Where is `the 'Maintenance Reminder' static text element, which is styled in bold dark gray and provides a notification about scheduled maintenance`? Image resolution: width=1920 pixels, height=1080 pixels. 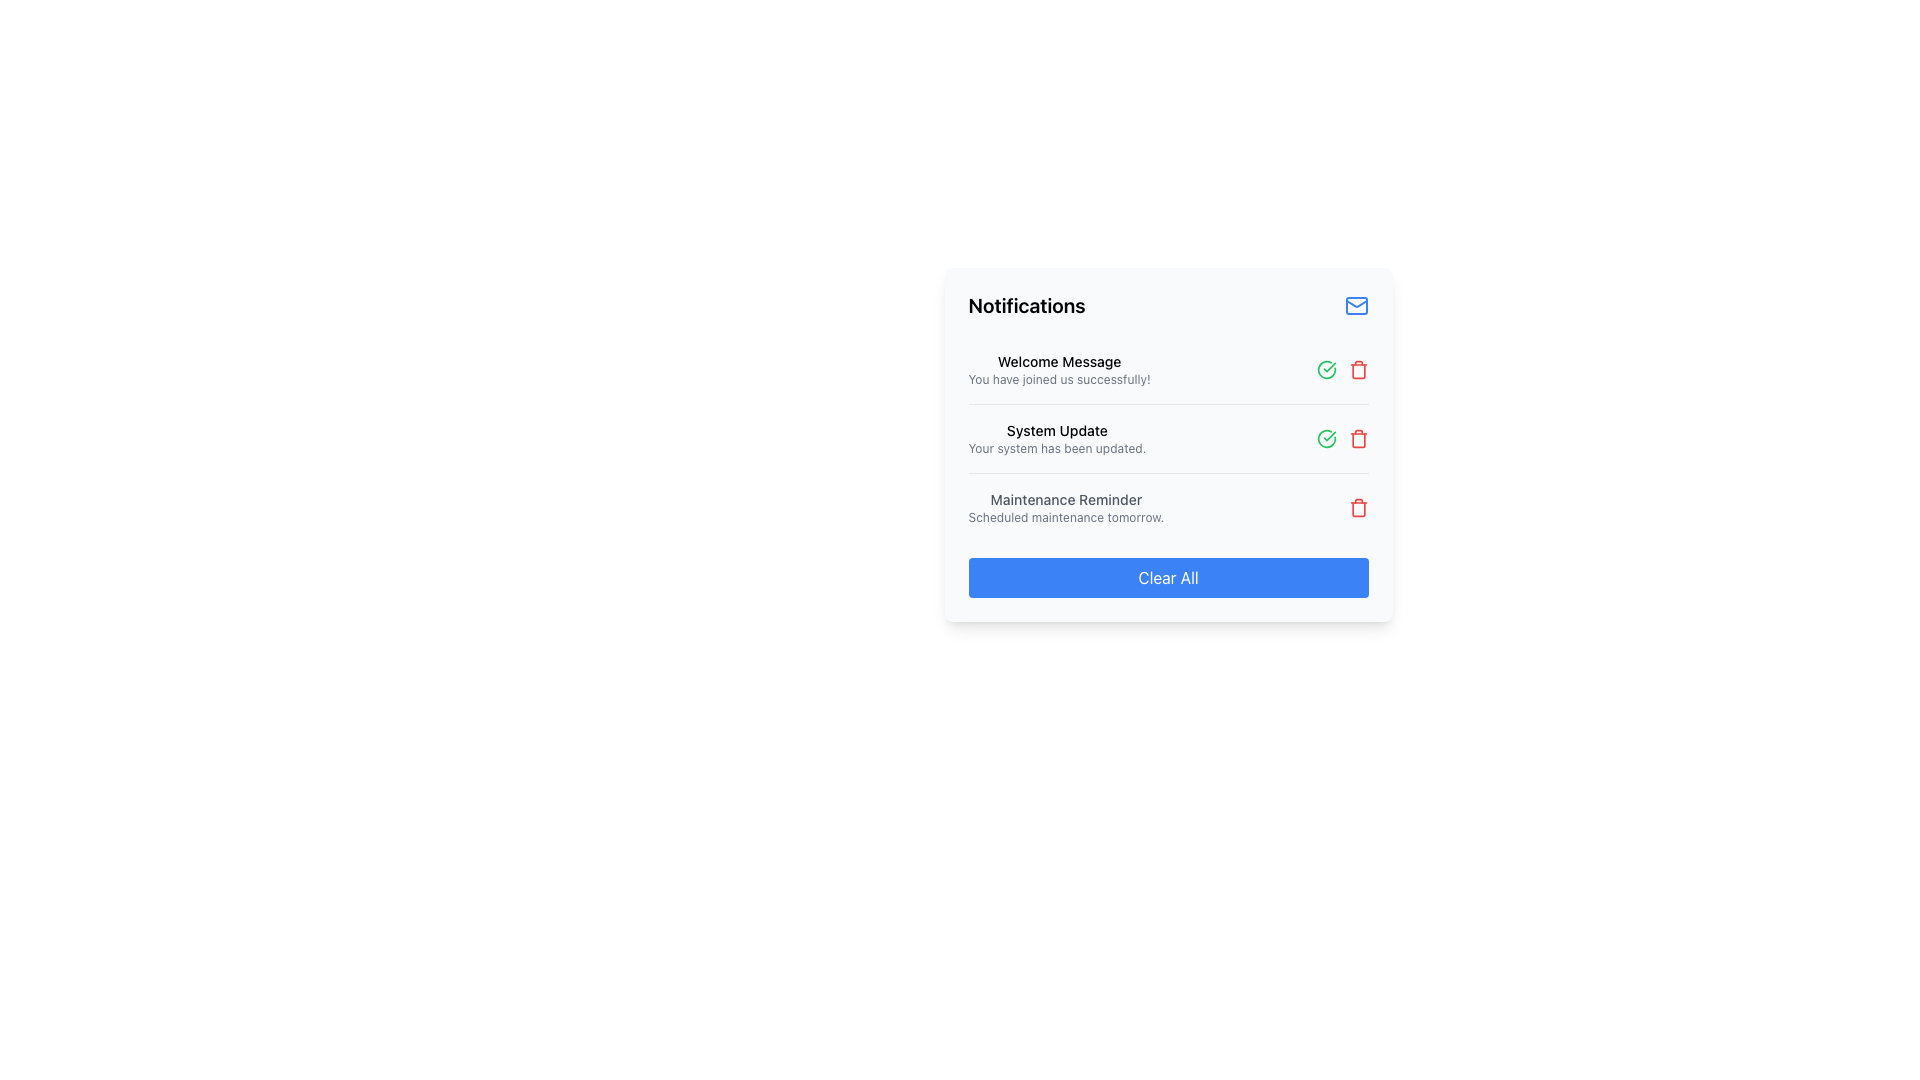 the 'Maintenance Reminder' static text element, which is styled in bold dark gray and provides a notification about scheduled maintenance is located at coordinates (1065, 507).